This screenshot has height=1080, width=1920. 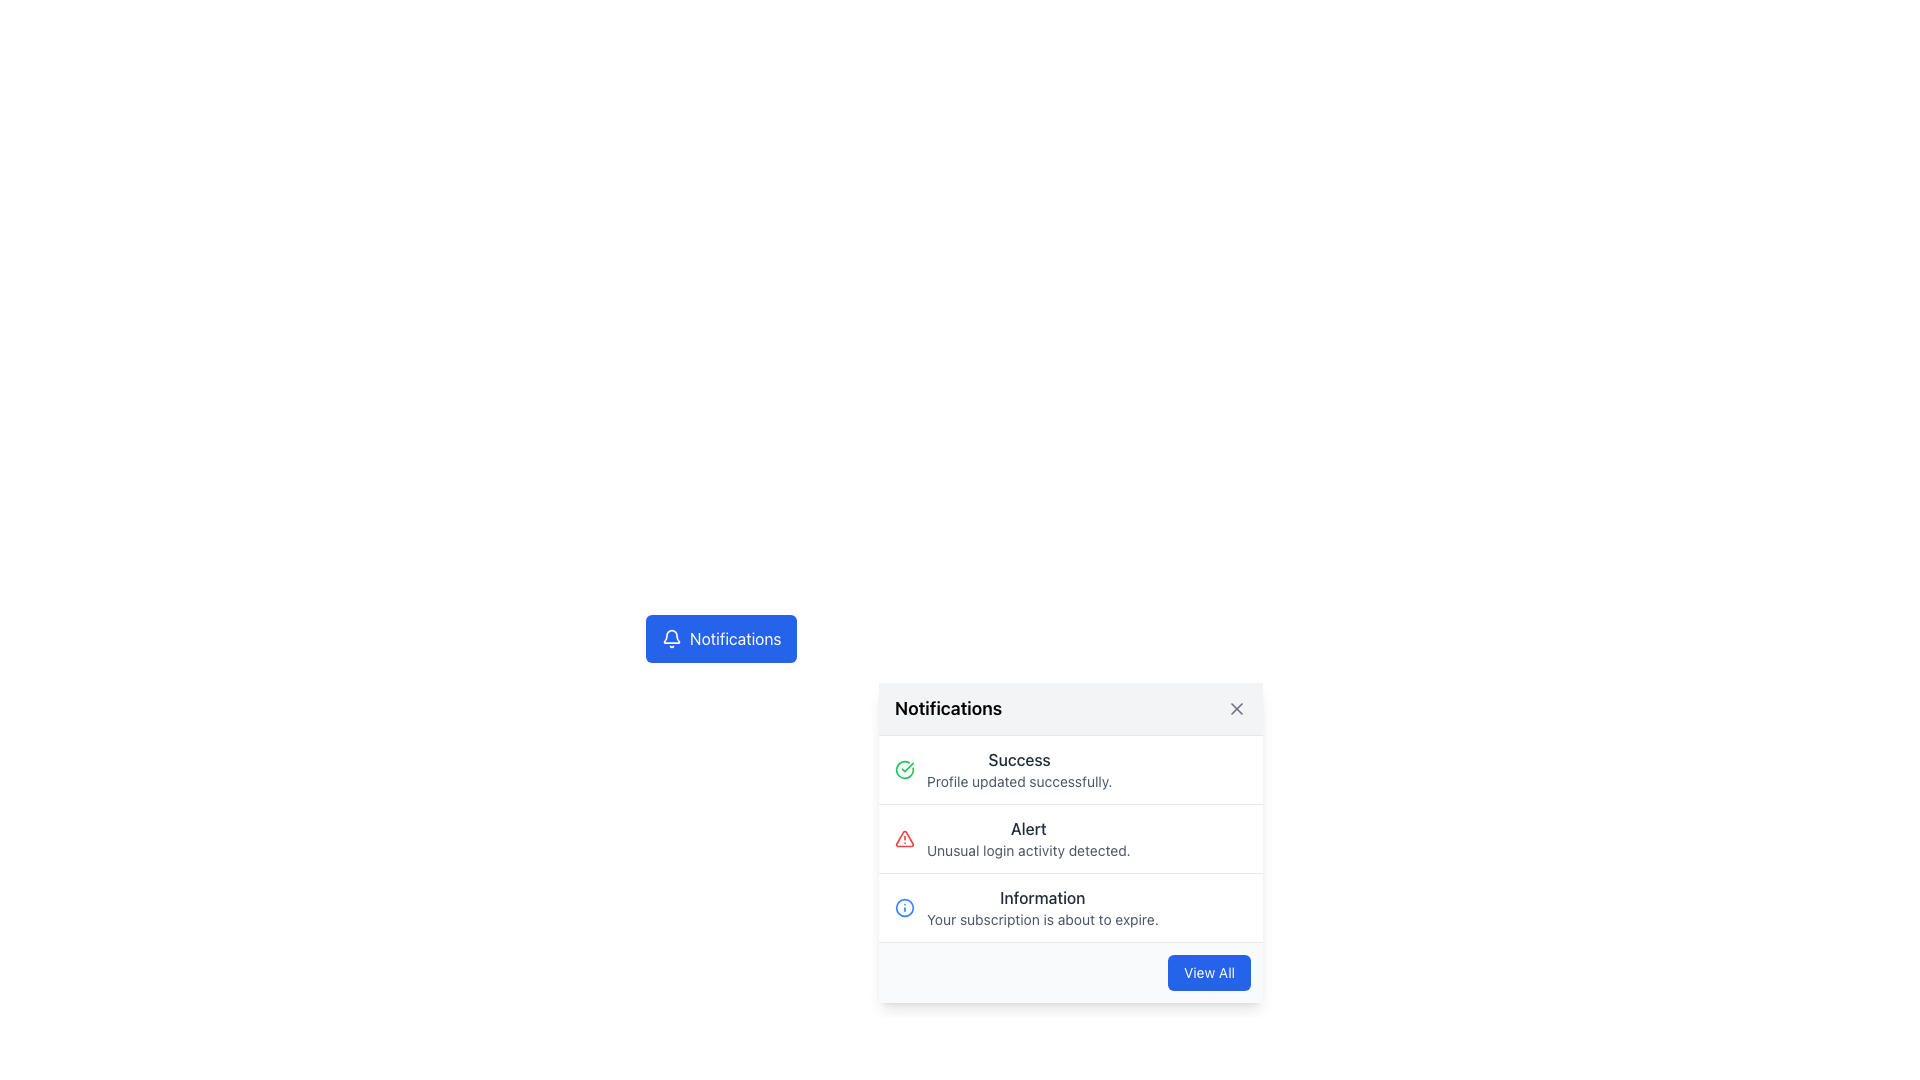 I want to click on the 'Alert' text label, which is styled with a bold serif font in dark gray and is located in the middle row of the notifications panel under the 'Alert' section's heading, so click(x=1028, y=829).